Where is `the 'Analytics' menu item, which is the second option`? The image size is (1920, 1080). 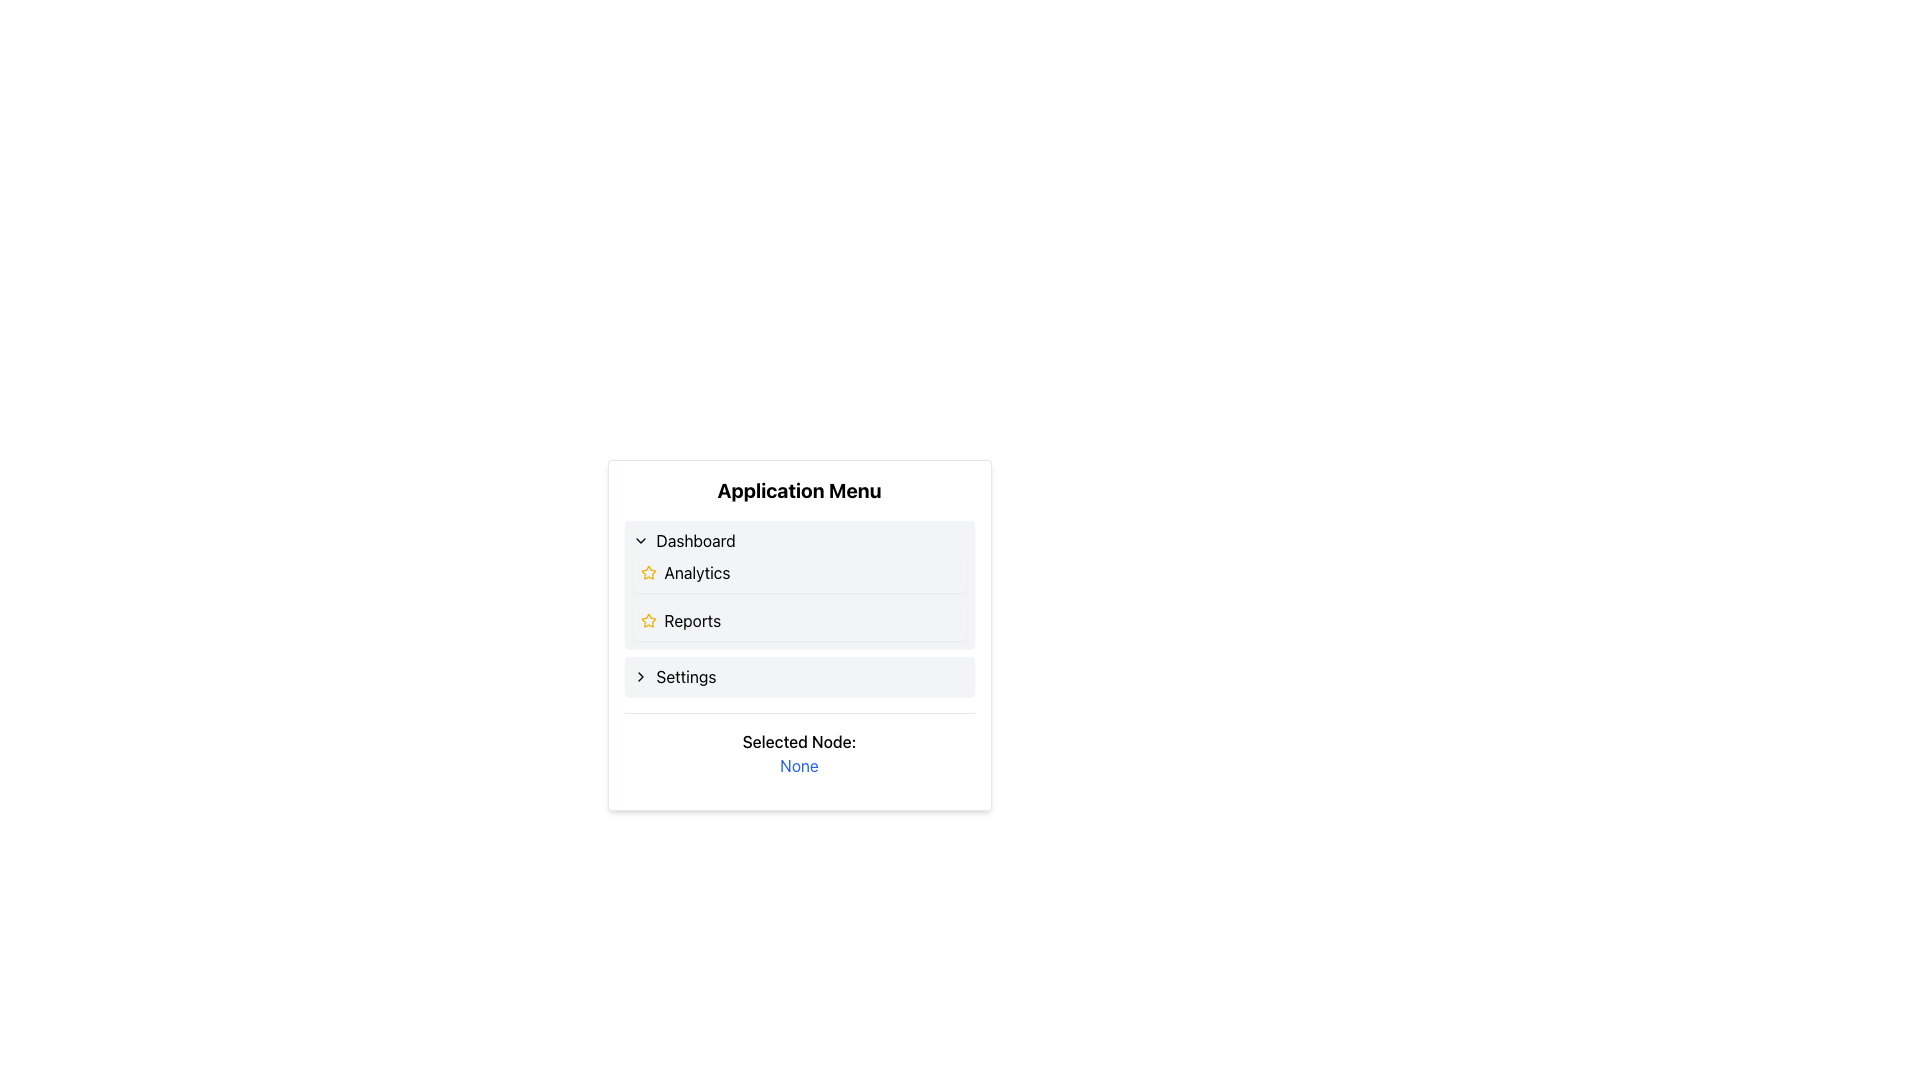
the 'Analytics' menu item, which is the second option is located at coordinates (798, 585).